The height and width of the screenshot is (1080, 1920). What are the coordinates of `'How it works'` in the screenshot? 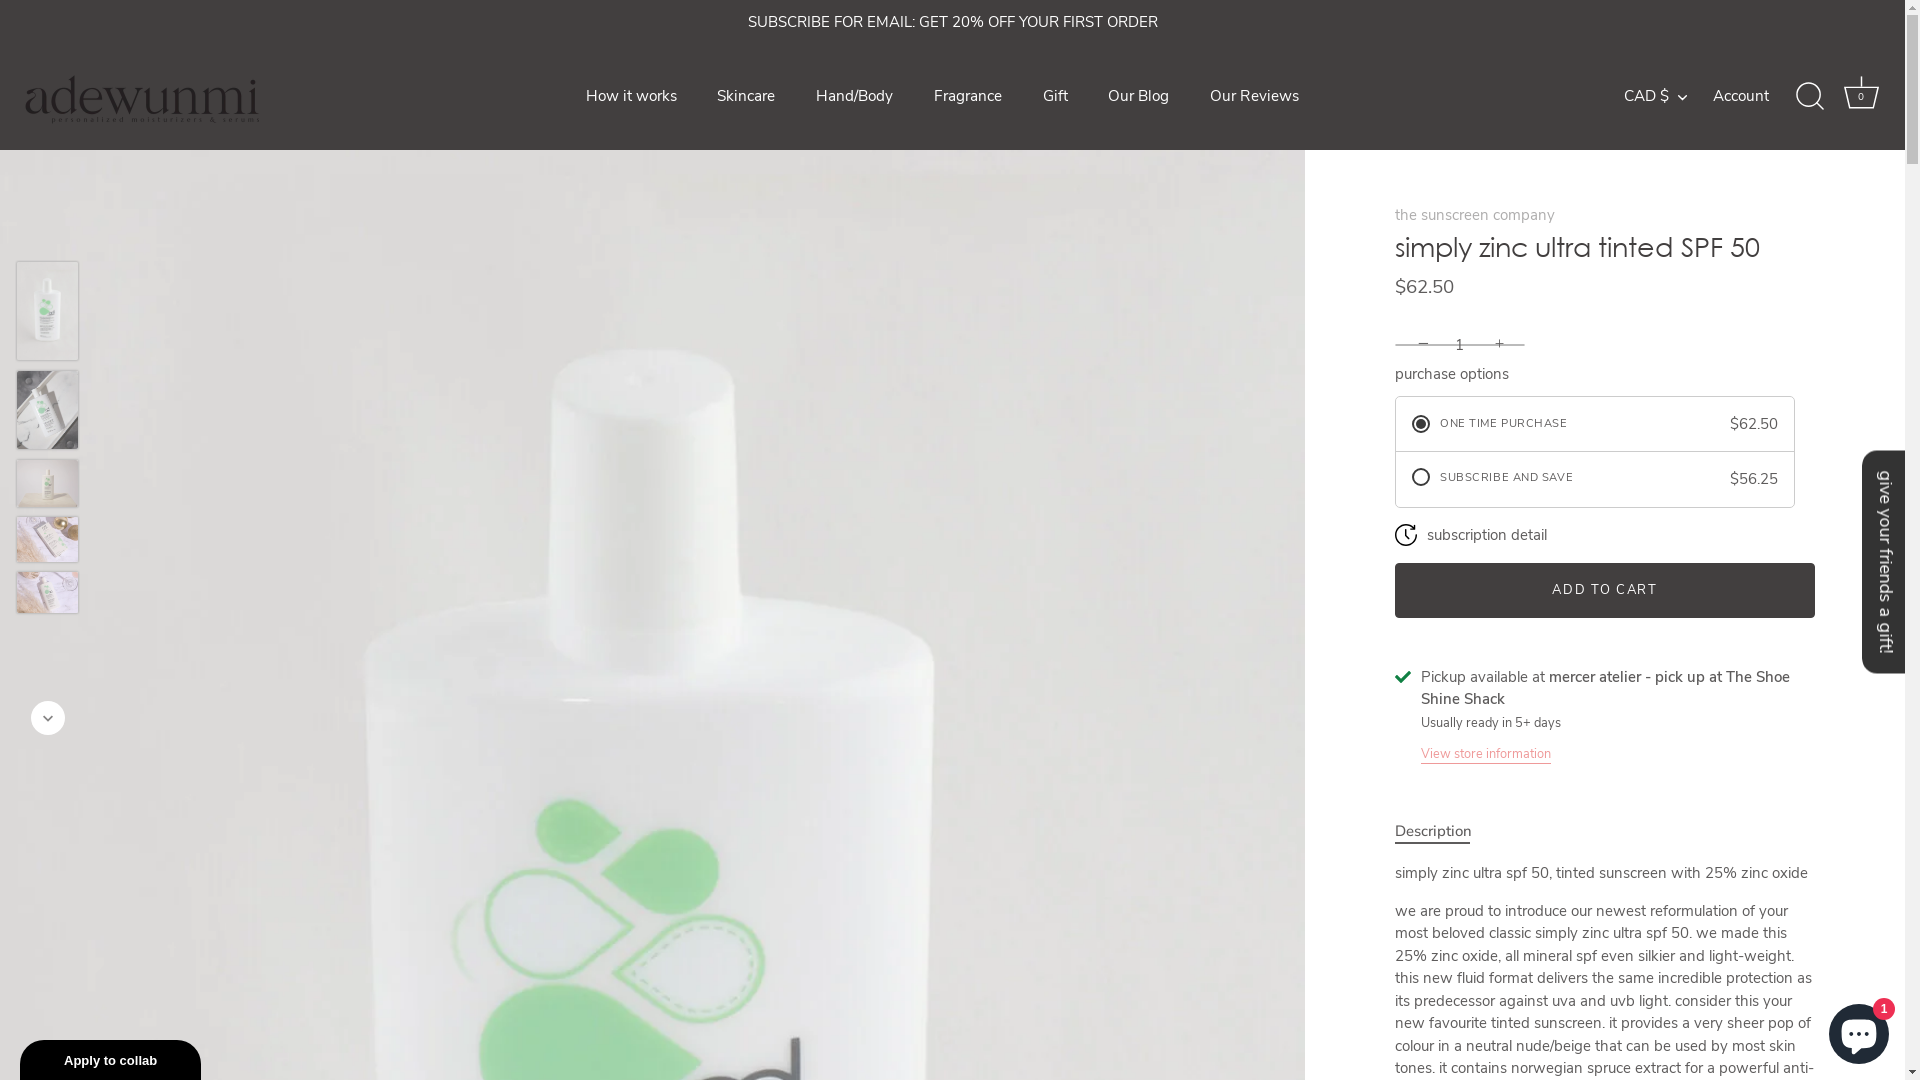 It's located at (629, 96).